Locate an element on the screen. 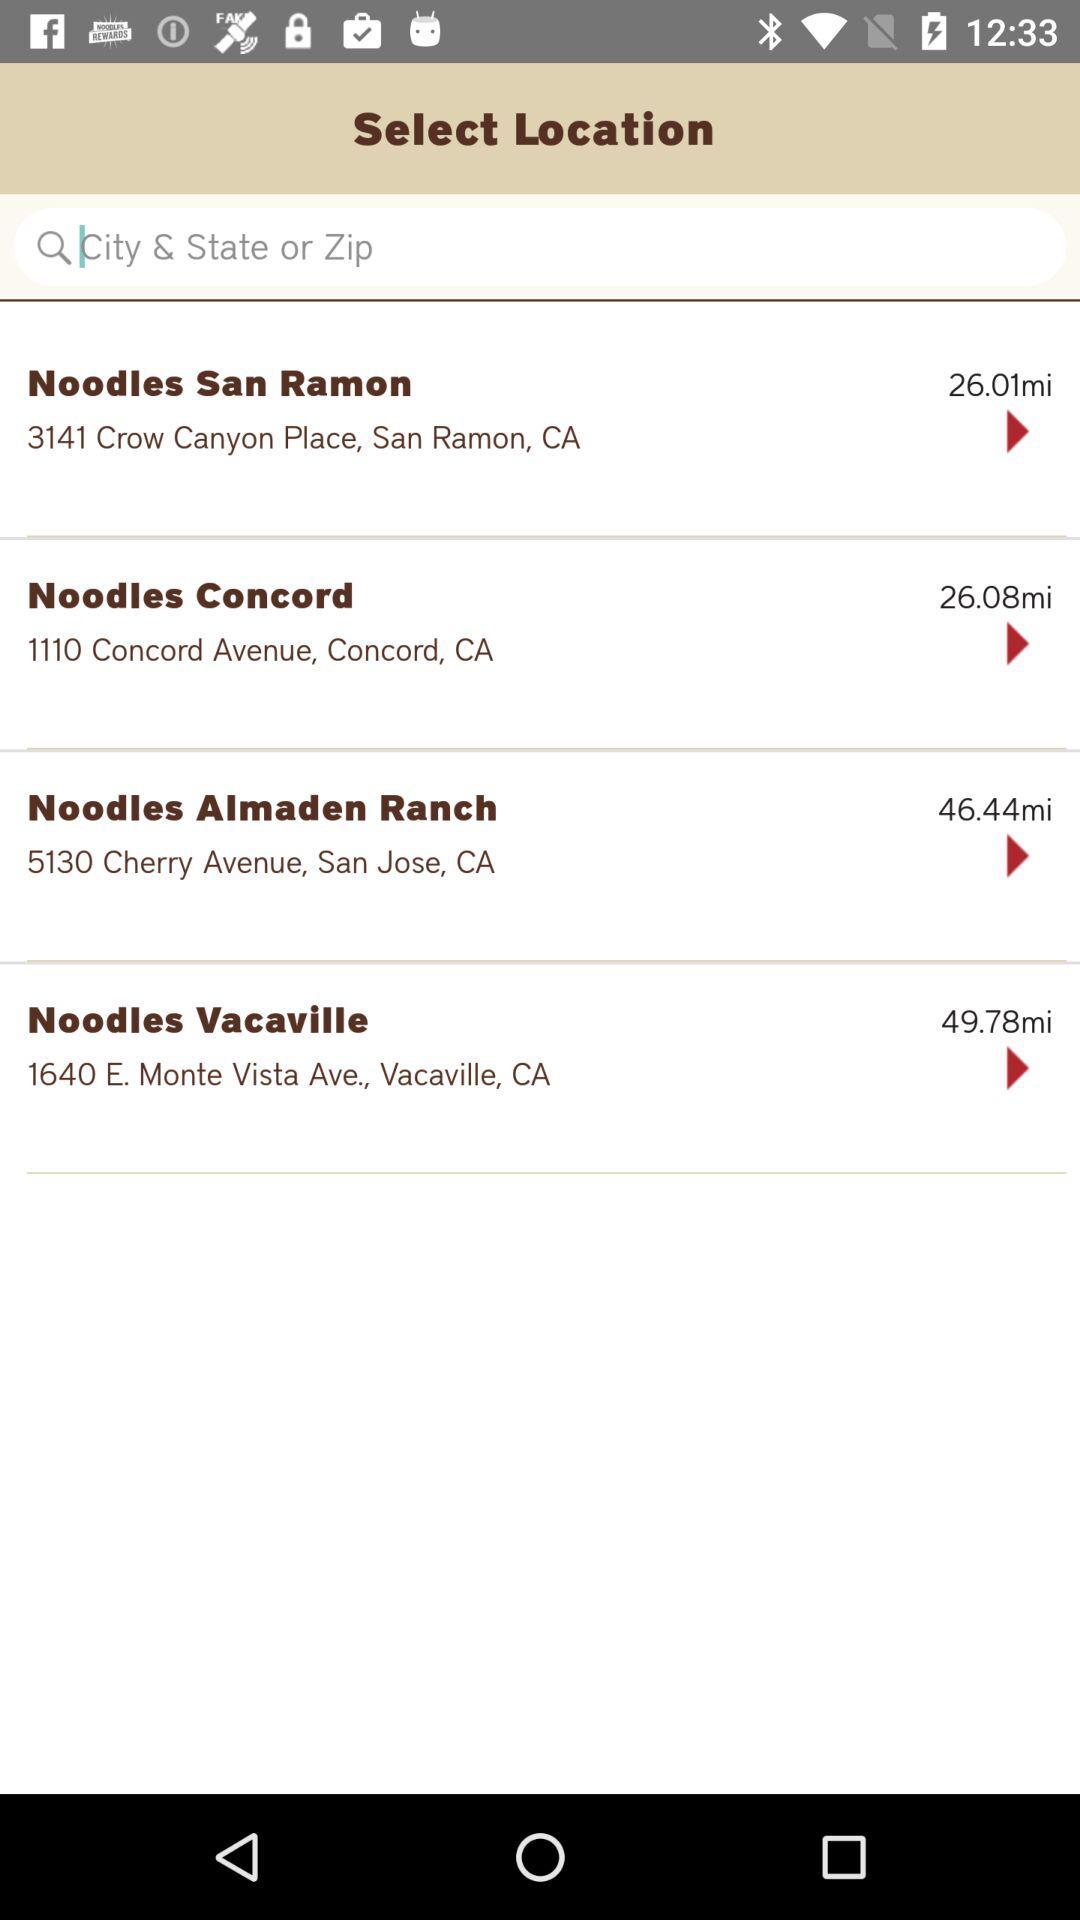 This screenshot has height=1920, width=1080. the noodles concord  item is located at coordinates (436, 593).